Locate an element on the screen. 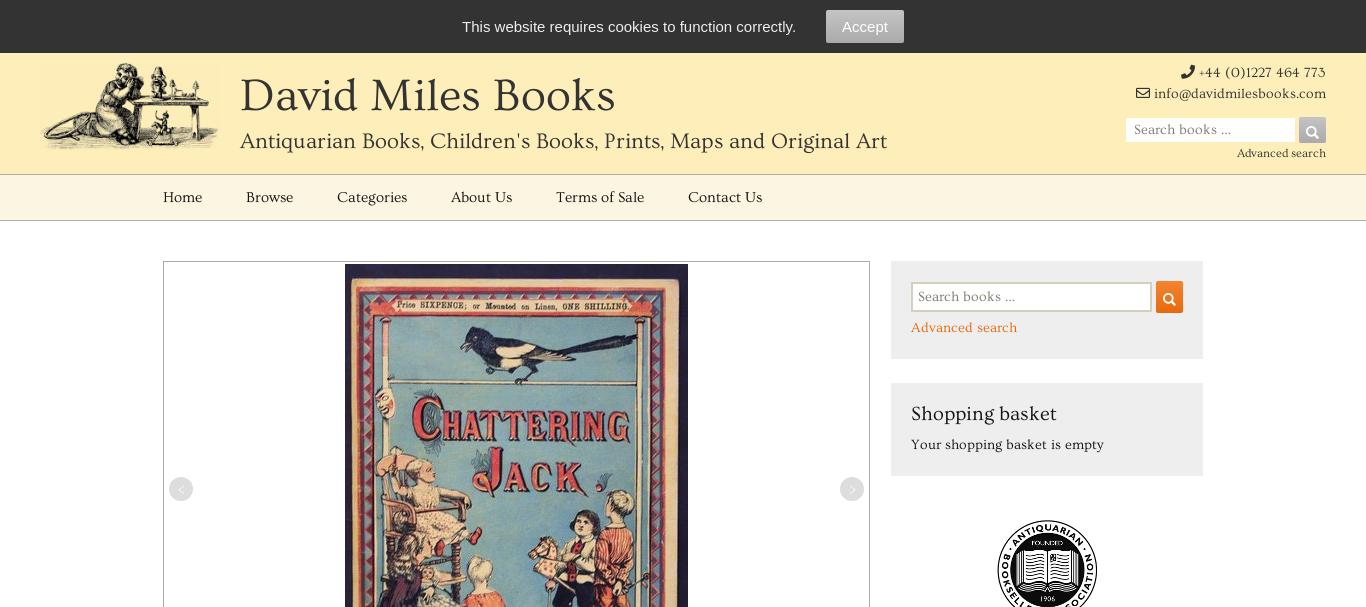 Image resolution: width=1366 pixels, height=607 pixels. '<' is located at coordinates (179, 488).